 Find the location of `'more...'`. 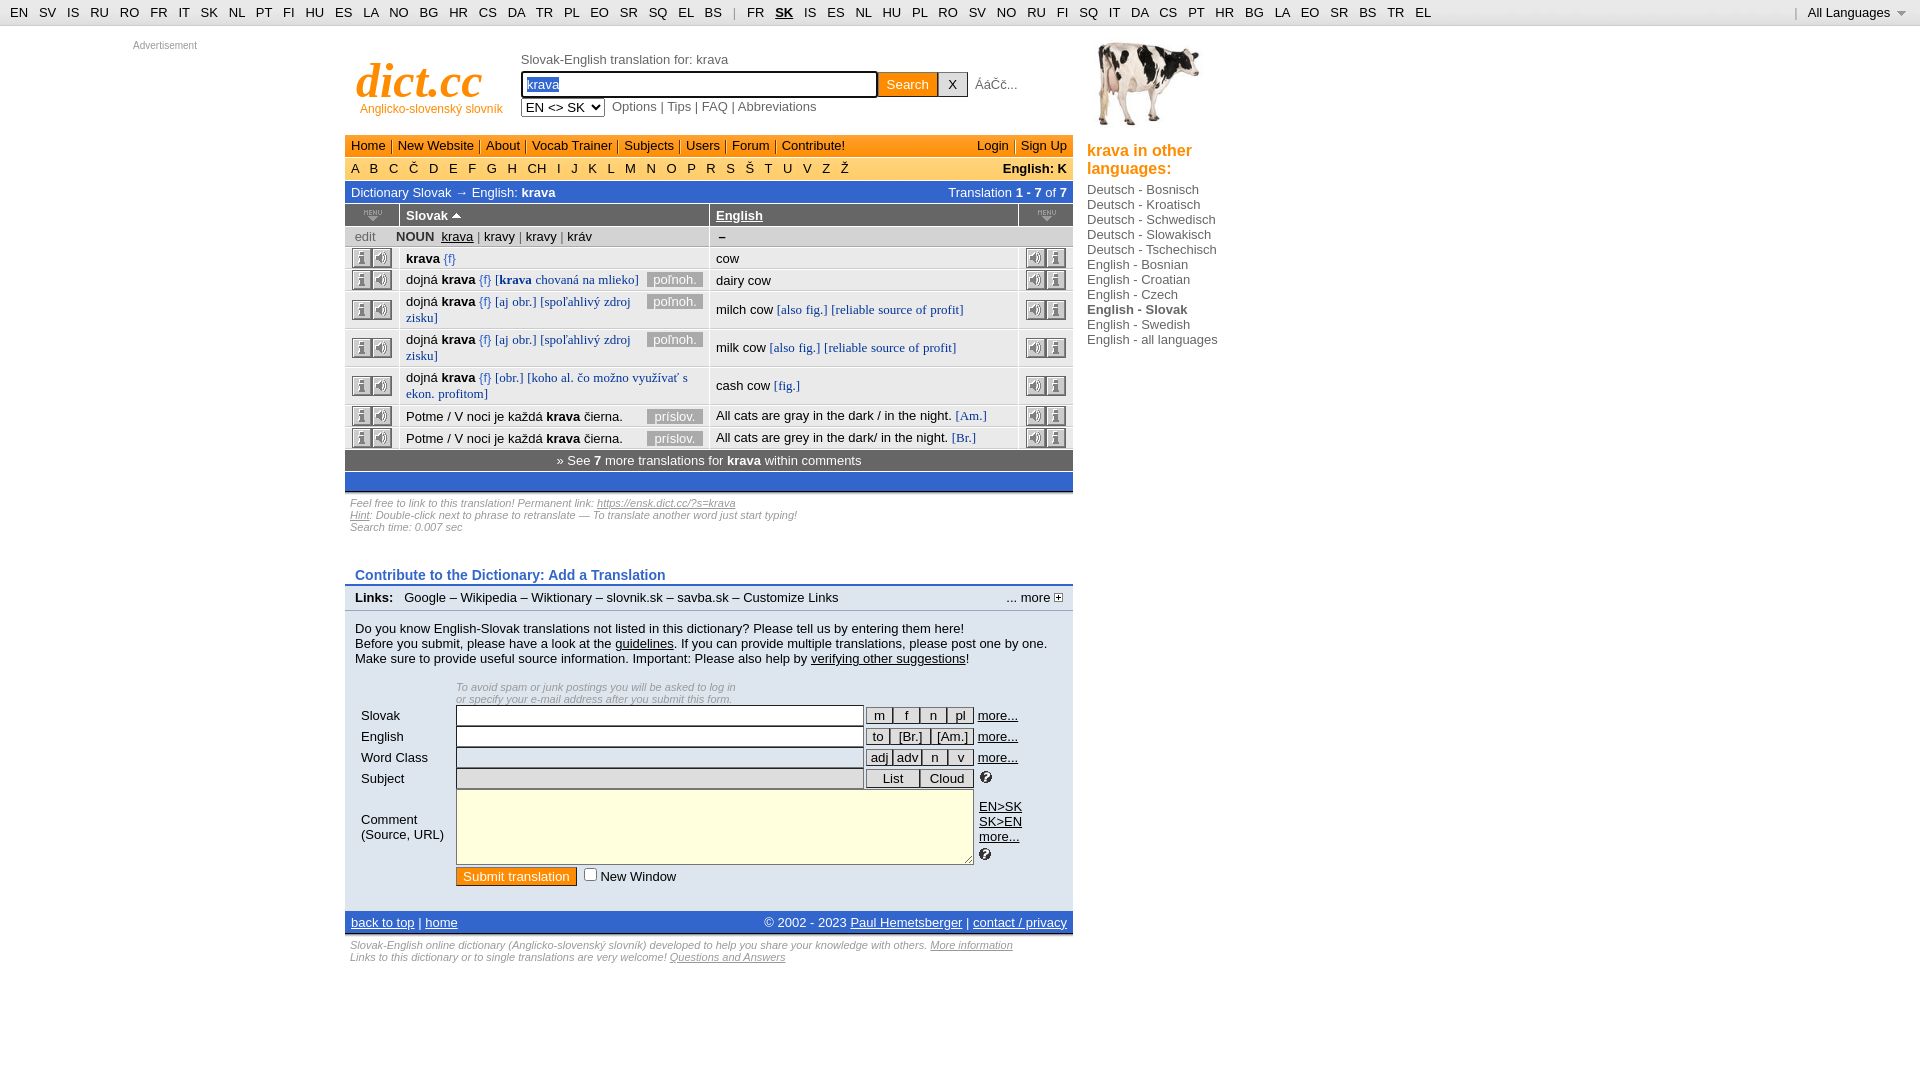

'more...' is located at coordinates (998, 757).